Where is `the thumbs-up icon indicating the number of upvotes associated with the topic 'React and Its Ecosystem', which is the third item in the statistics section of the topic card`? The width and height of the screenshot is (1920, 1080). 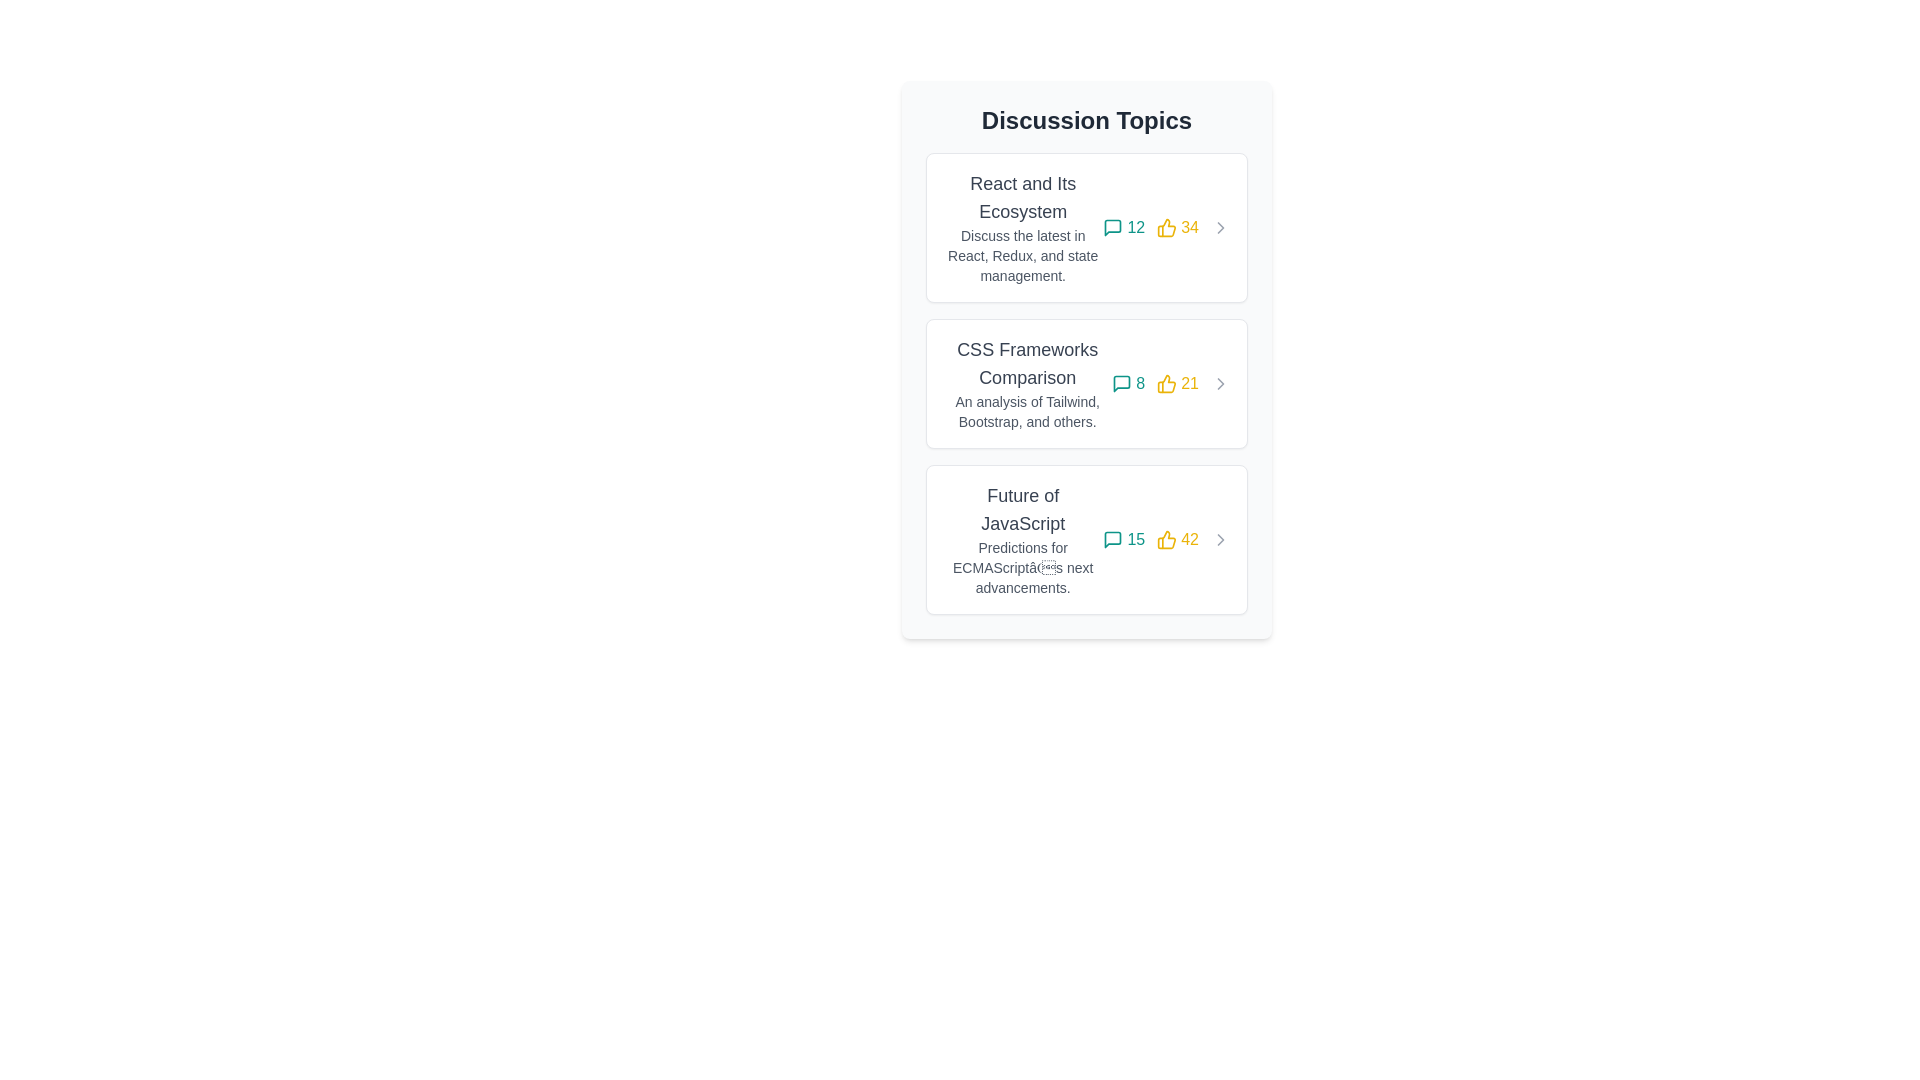 the thumbs-up icon indicating the number of upvotes associated with the topic 'React and Its Ecosystem', which is the third item in the statistics section of the topic card is located at coordinates (1167, 226).